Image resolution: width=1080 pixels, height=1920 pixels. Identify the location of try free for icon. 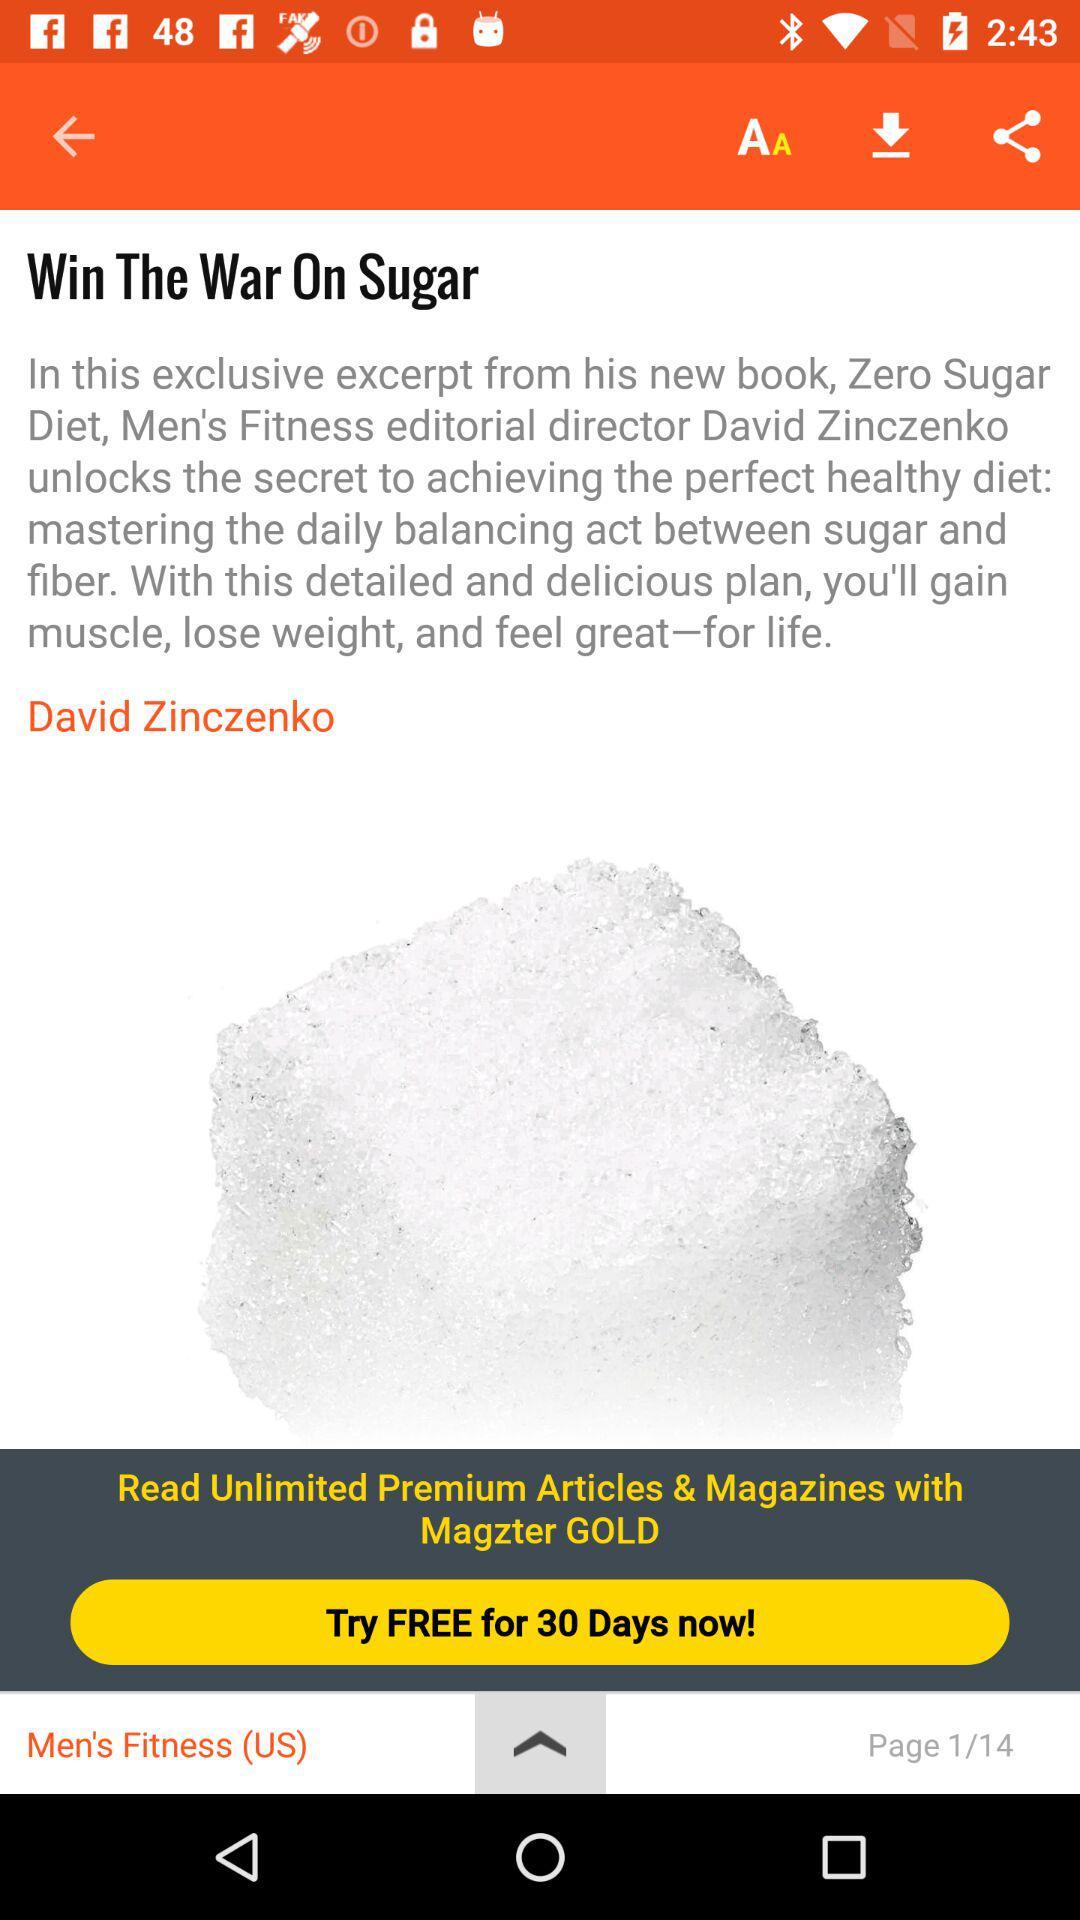
(540, 1622).